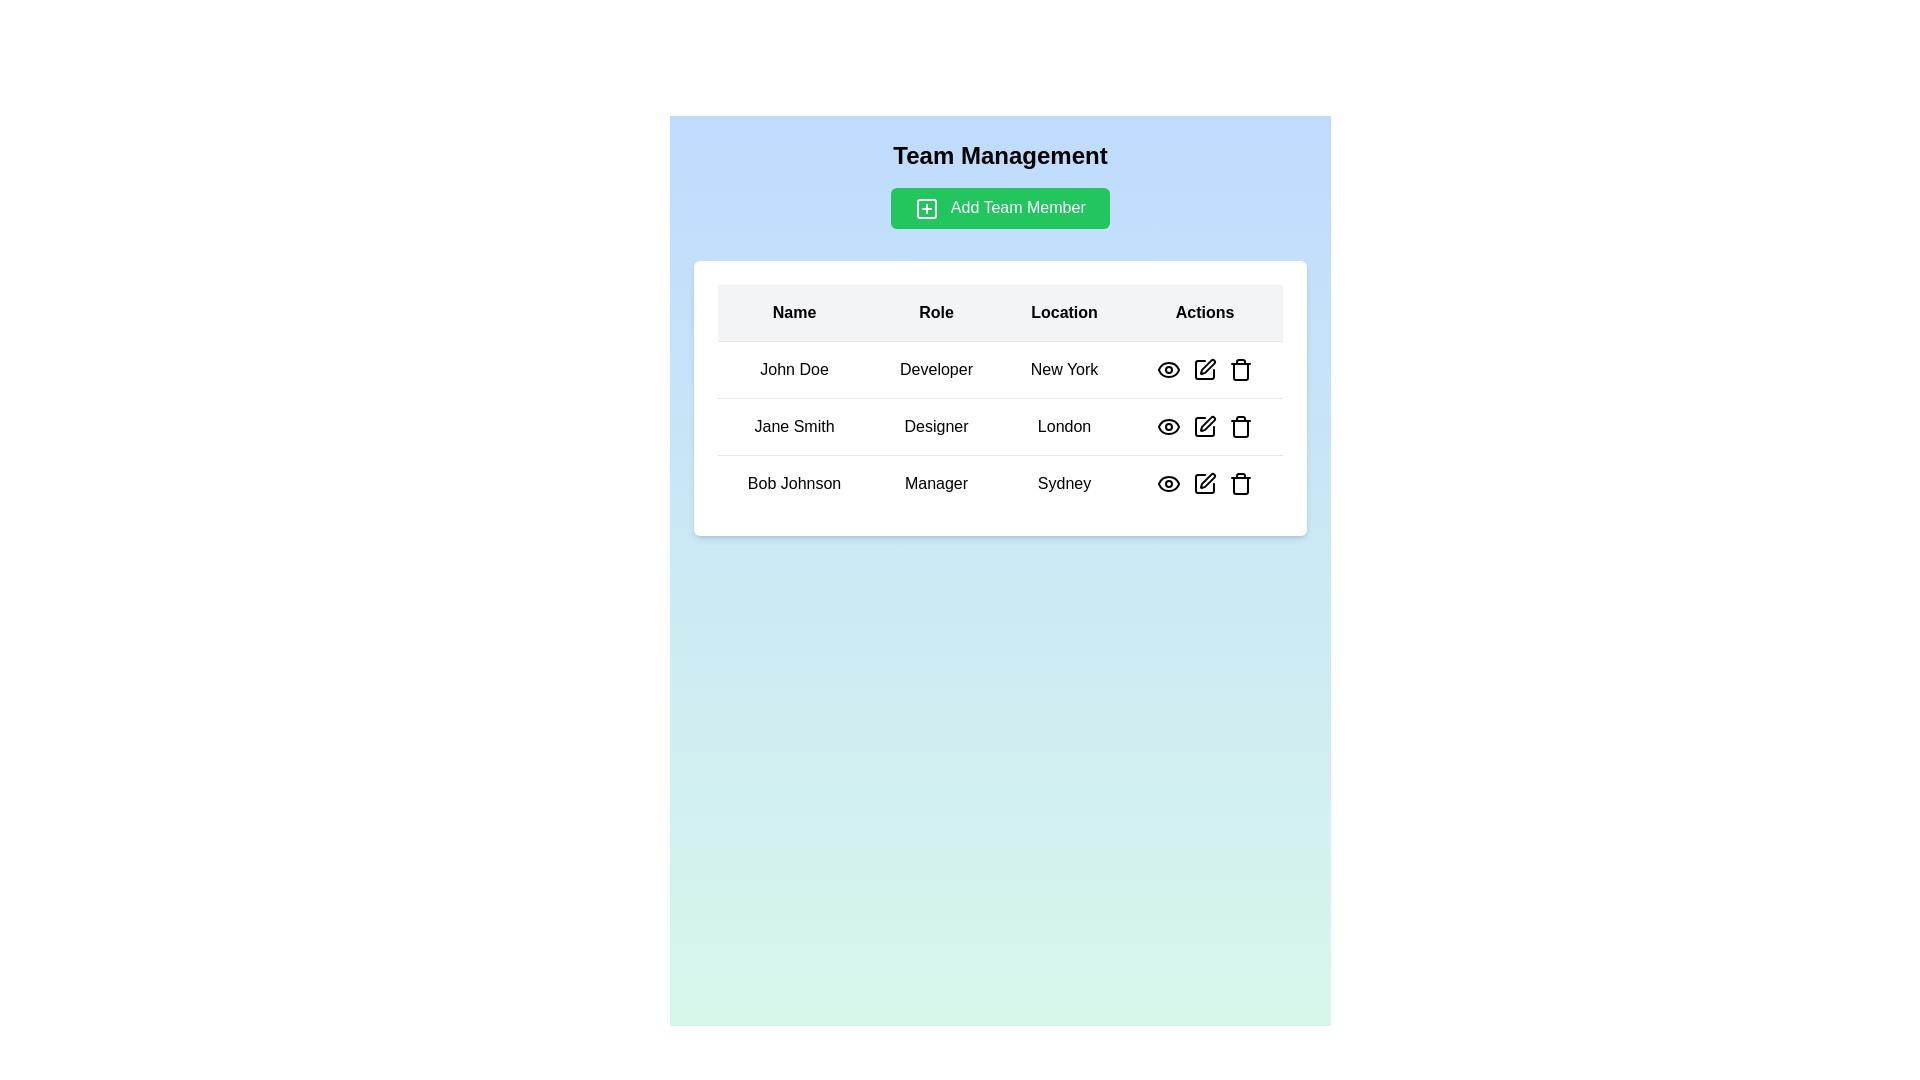 The width and height of the screenshot is (1920, 1080). What do you see at coordinates (793, 369) in the screenshot?
I see `the text label displaying 'John Doe', which is the first column entry of the first row under the header 'Name' in the table` at bounding box center [793, 369].